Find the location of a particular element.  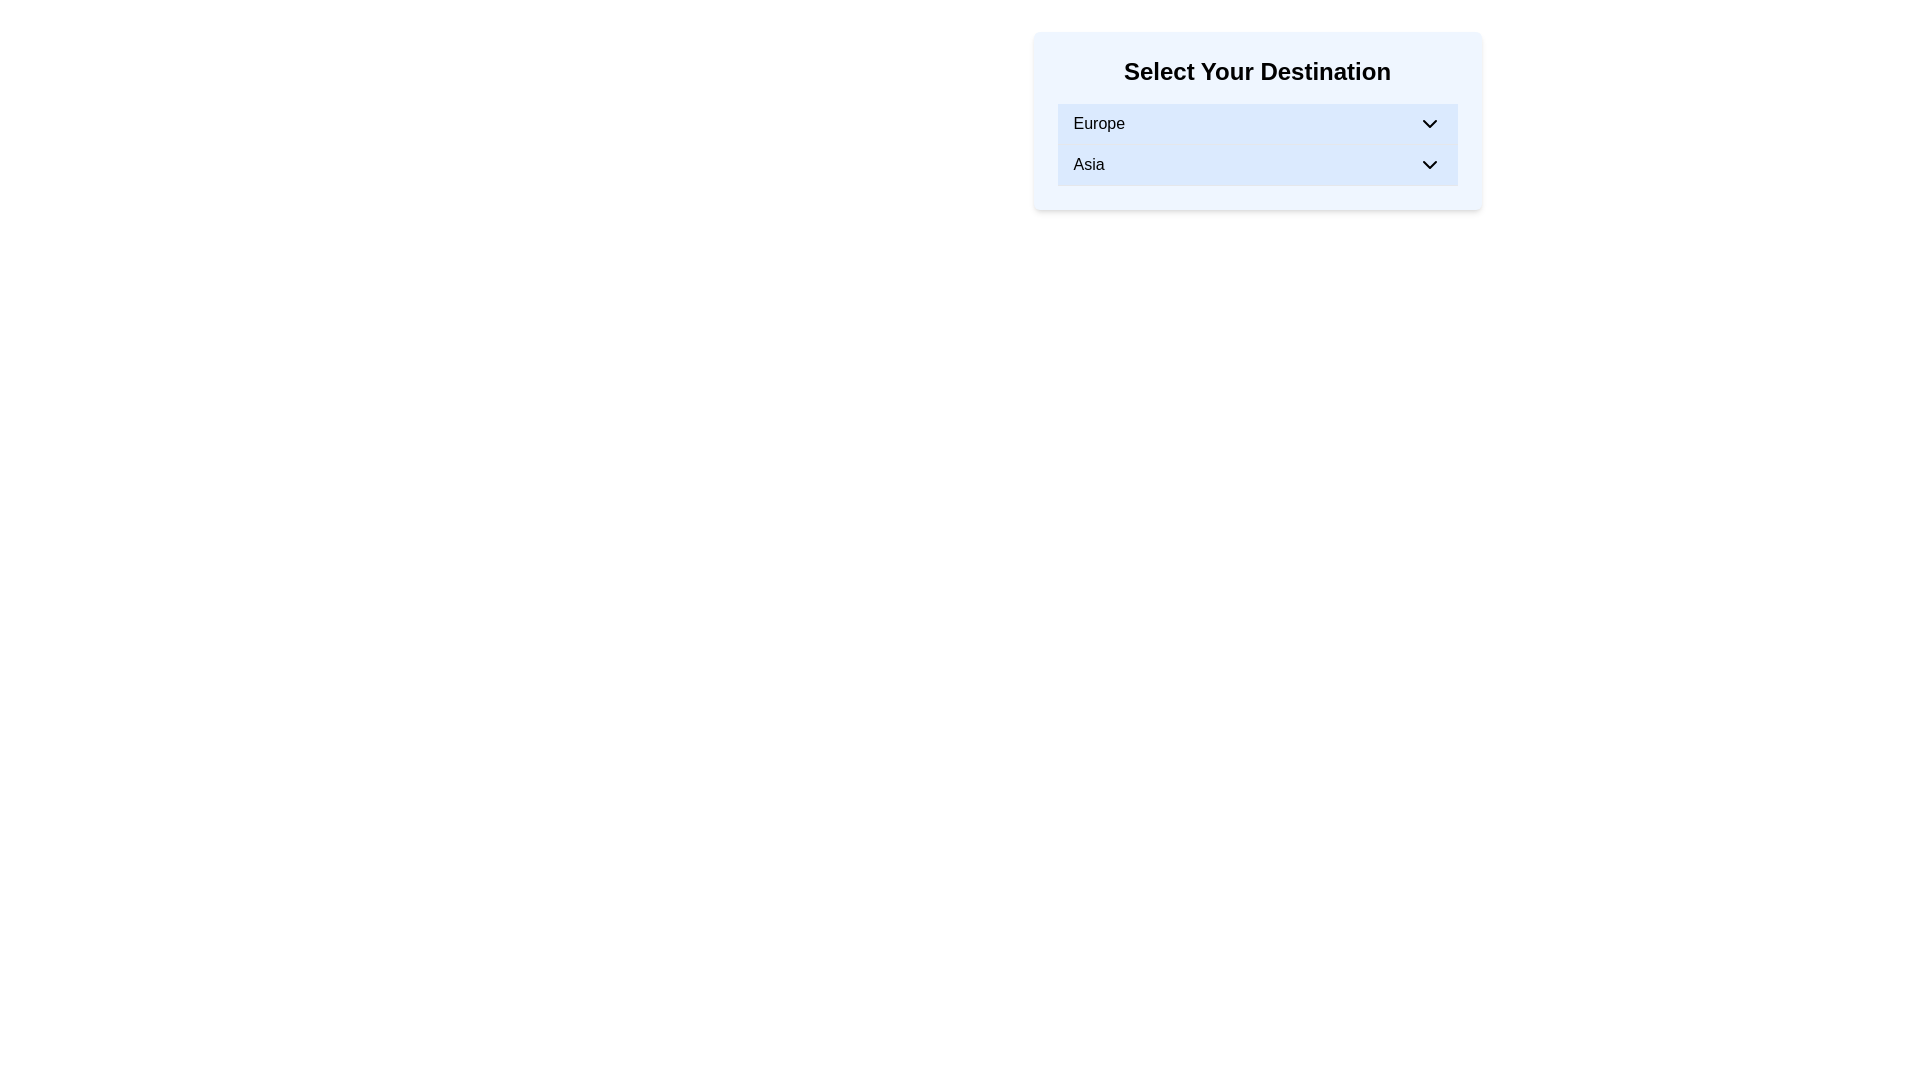

the second interactive button is located at coordinates (1256, 164).